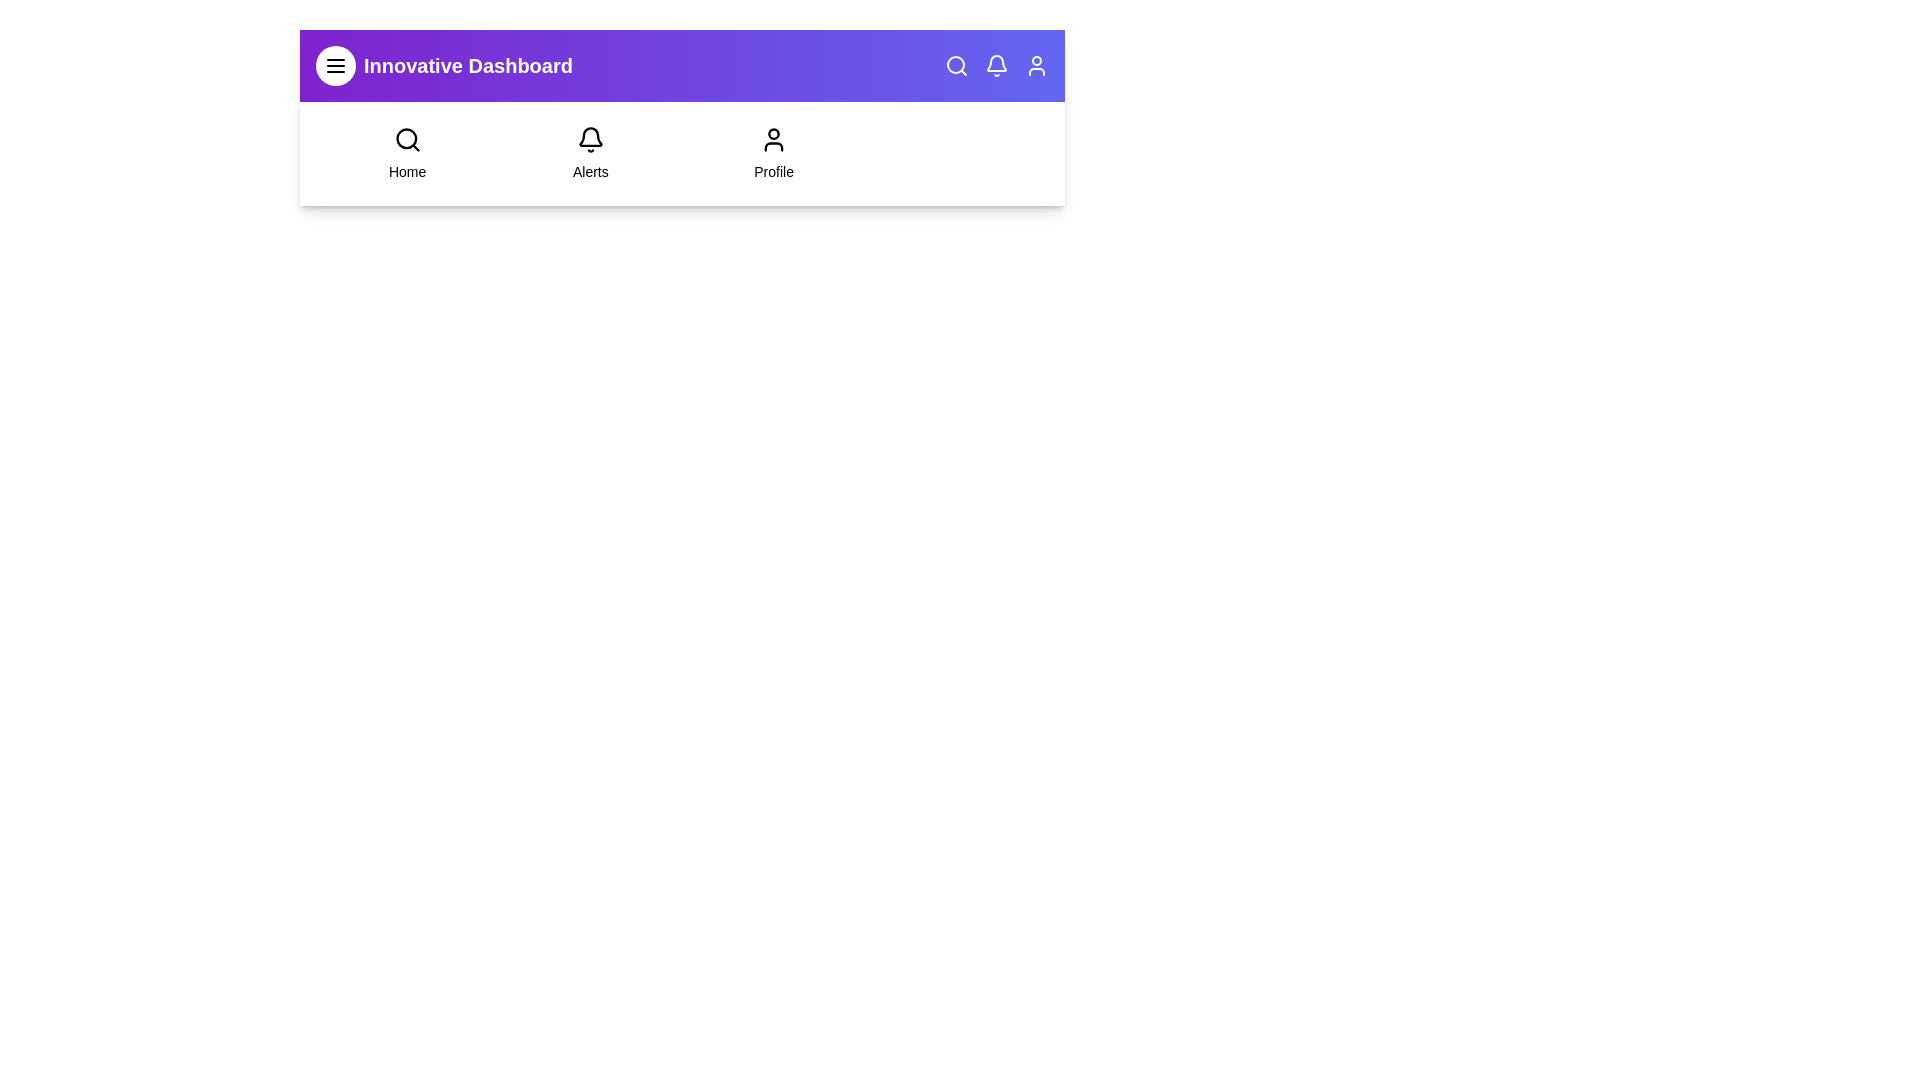  I want to click on the icon search to trigger its hover effect, so click(955, 64).